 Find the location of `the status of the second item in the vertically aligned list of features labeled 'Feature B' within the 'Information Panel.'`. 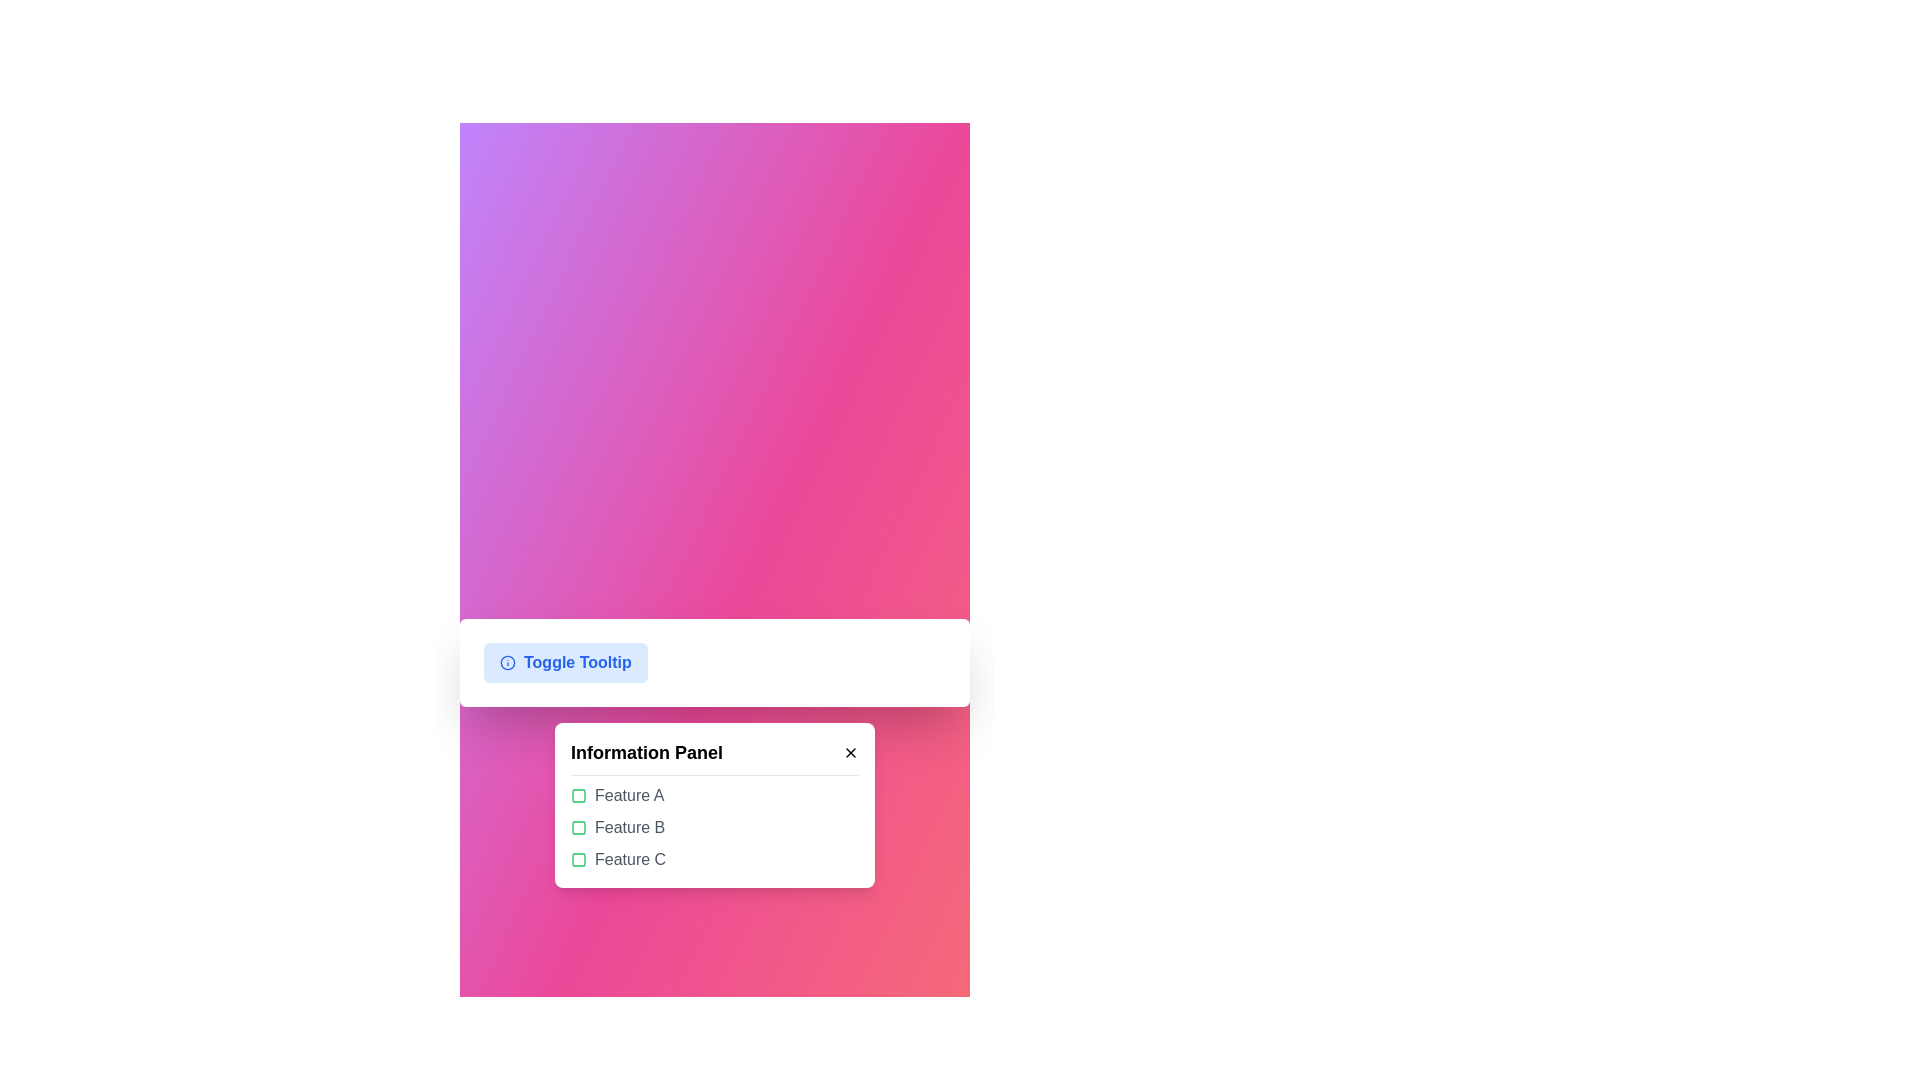

the status of the second item in the vertically aligned list of features labeled 'Feature B' within the 'Information Panel.' is located at coordinates (715, 828).